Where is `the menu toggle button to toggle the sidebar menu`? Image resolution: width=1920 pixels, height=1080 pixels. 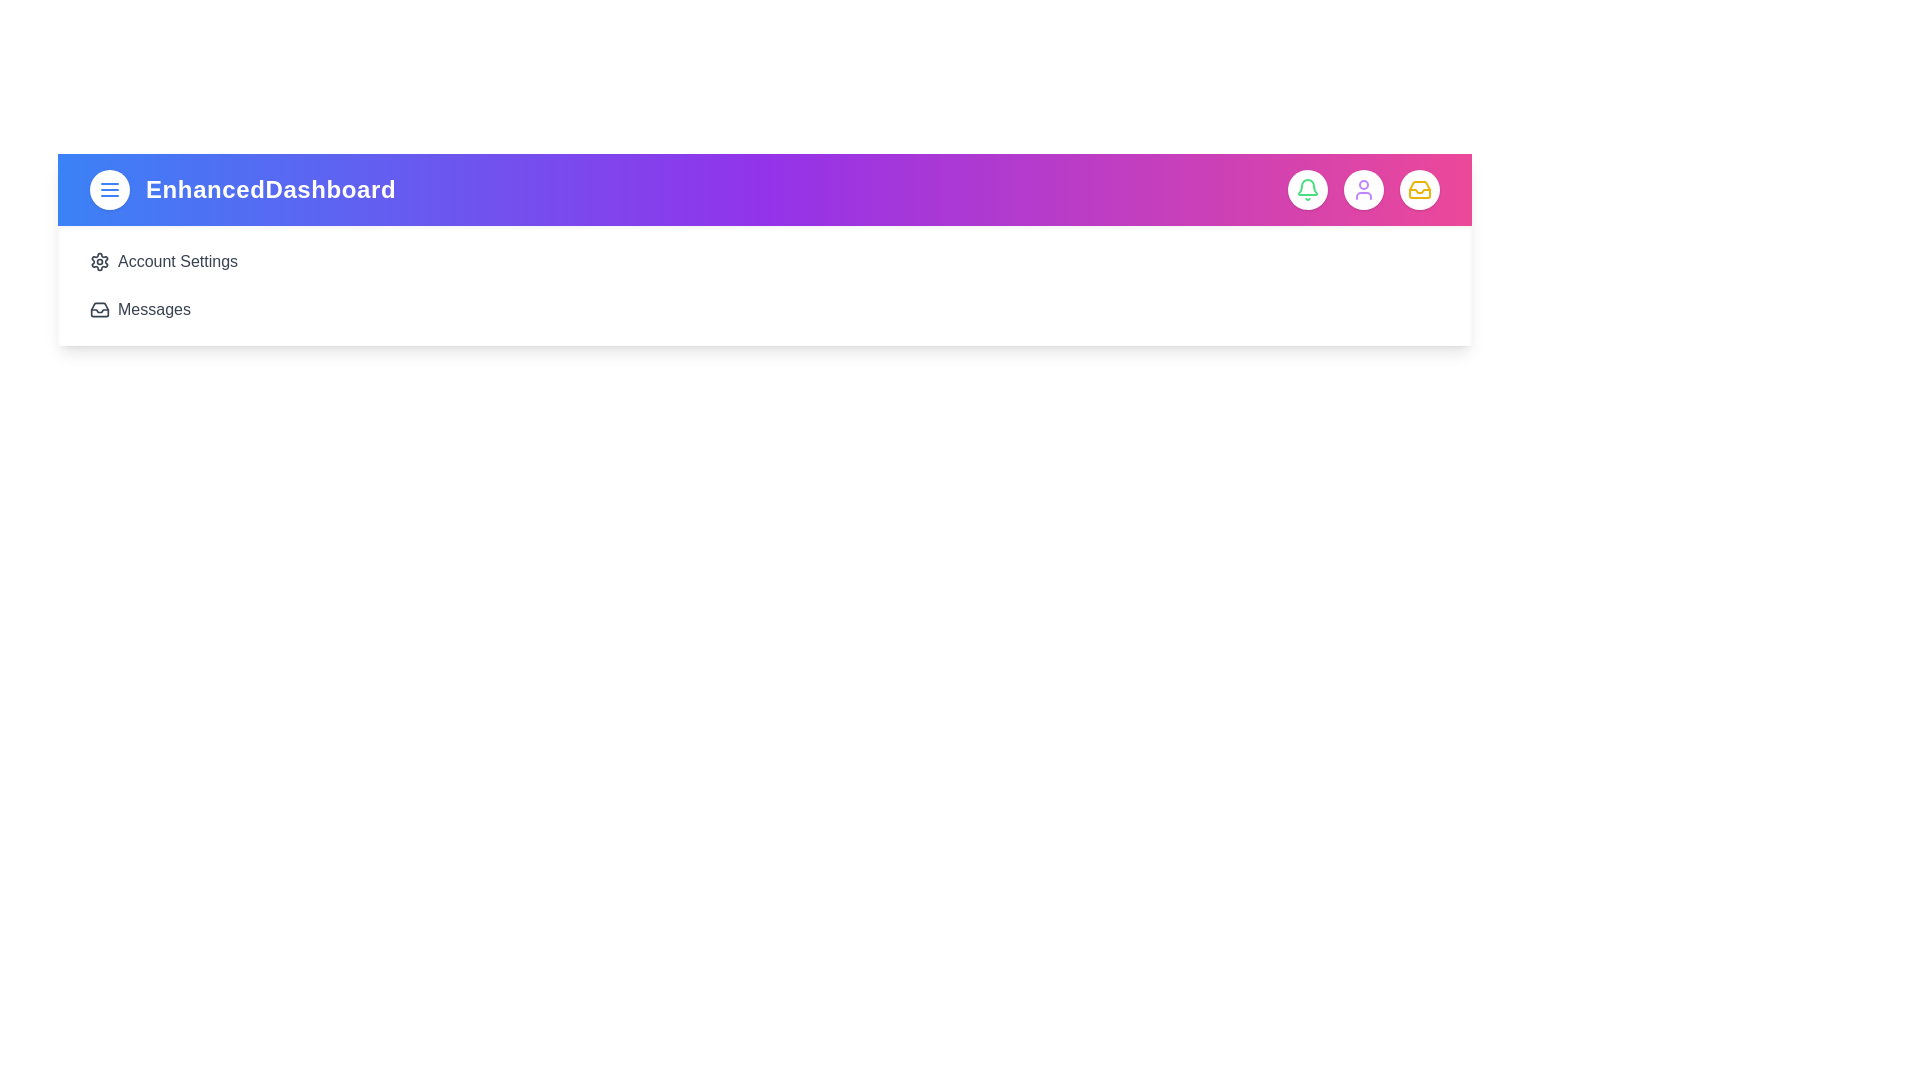
the menu toggle button to toggle the sidebar menu is located at coordinates (109, 189).